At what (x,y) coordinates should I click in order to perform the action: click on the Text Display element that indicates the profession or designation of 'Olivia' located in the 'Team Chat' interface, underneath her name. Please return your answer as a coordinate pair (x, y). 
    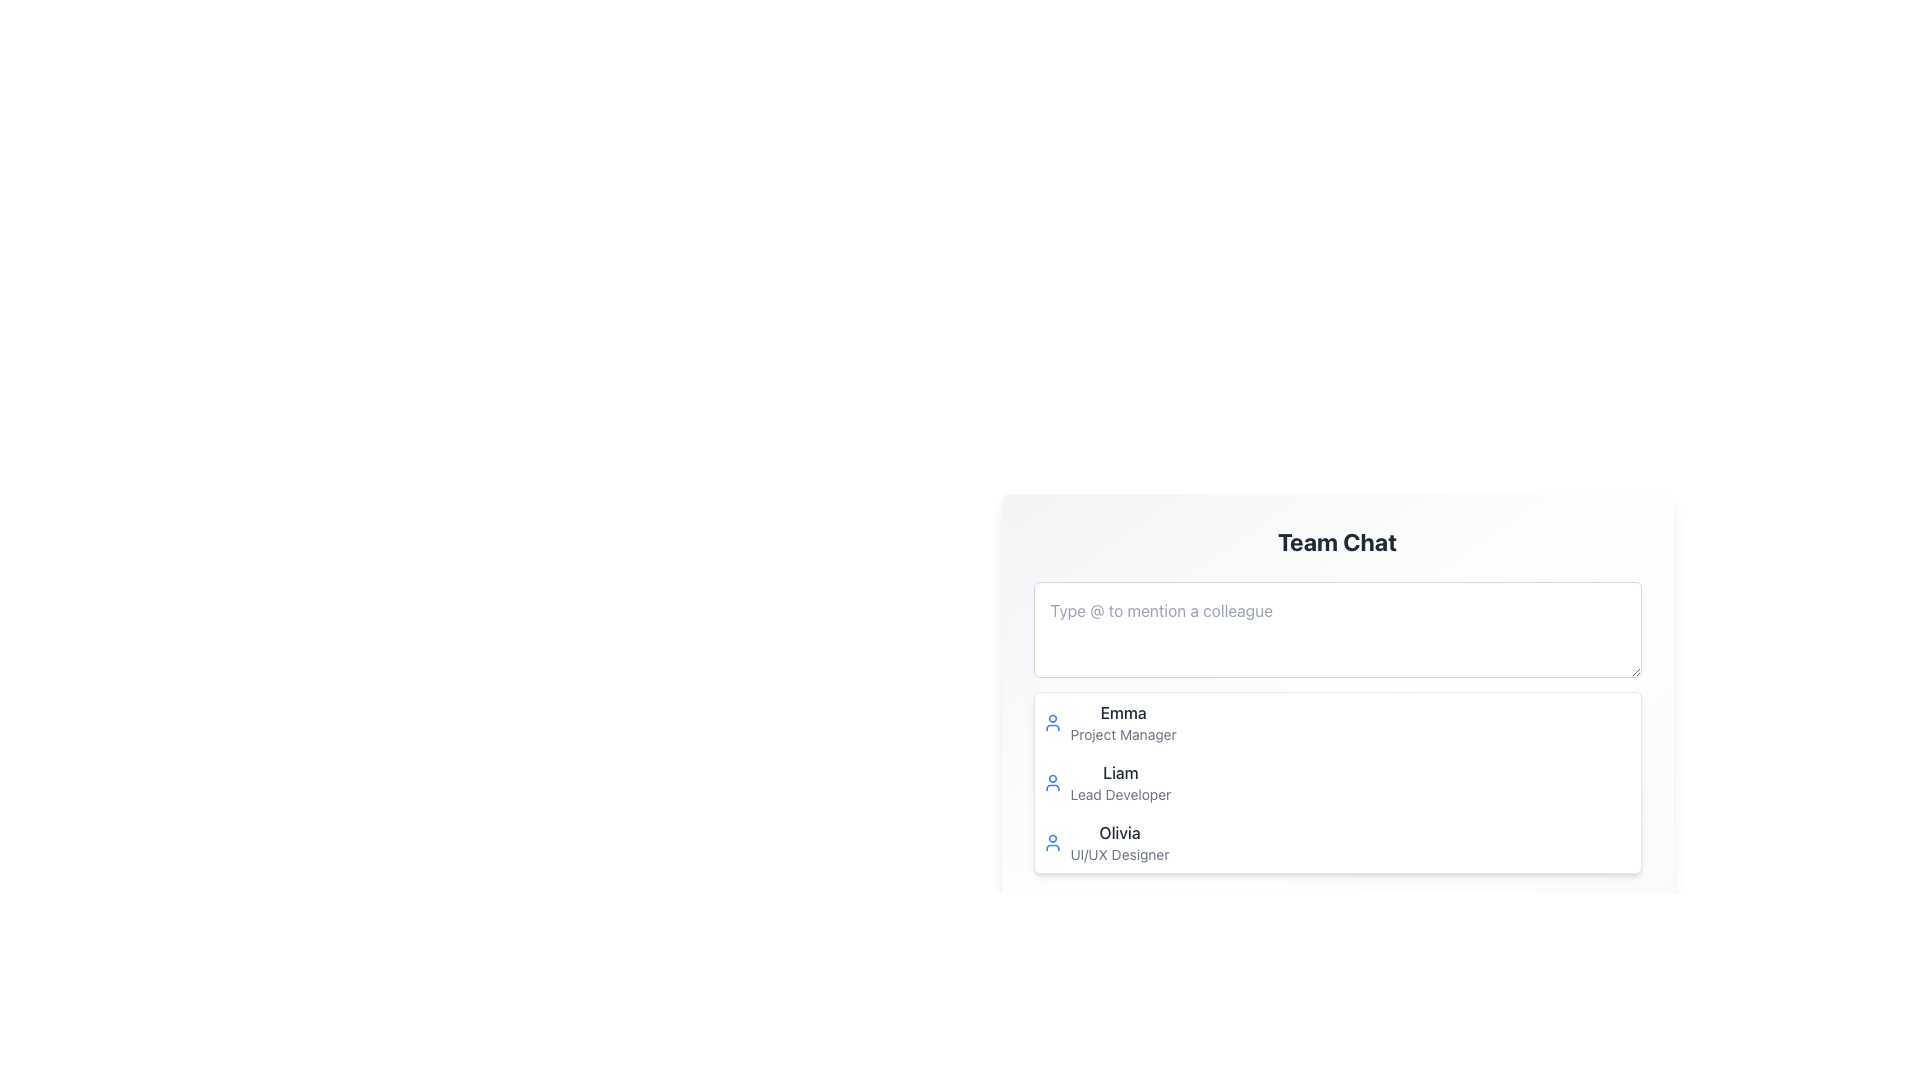
    Looking at the image, I should click on (1118, 855).